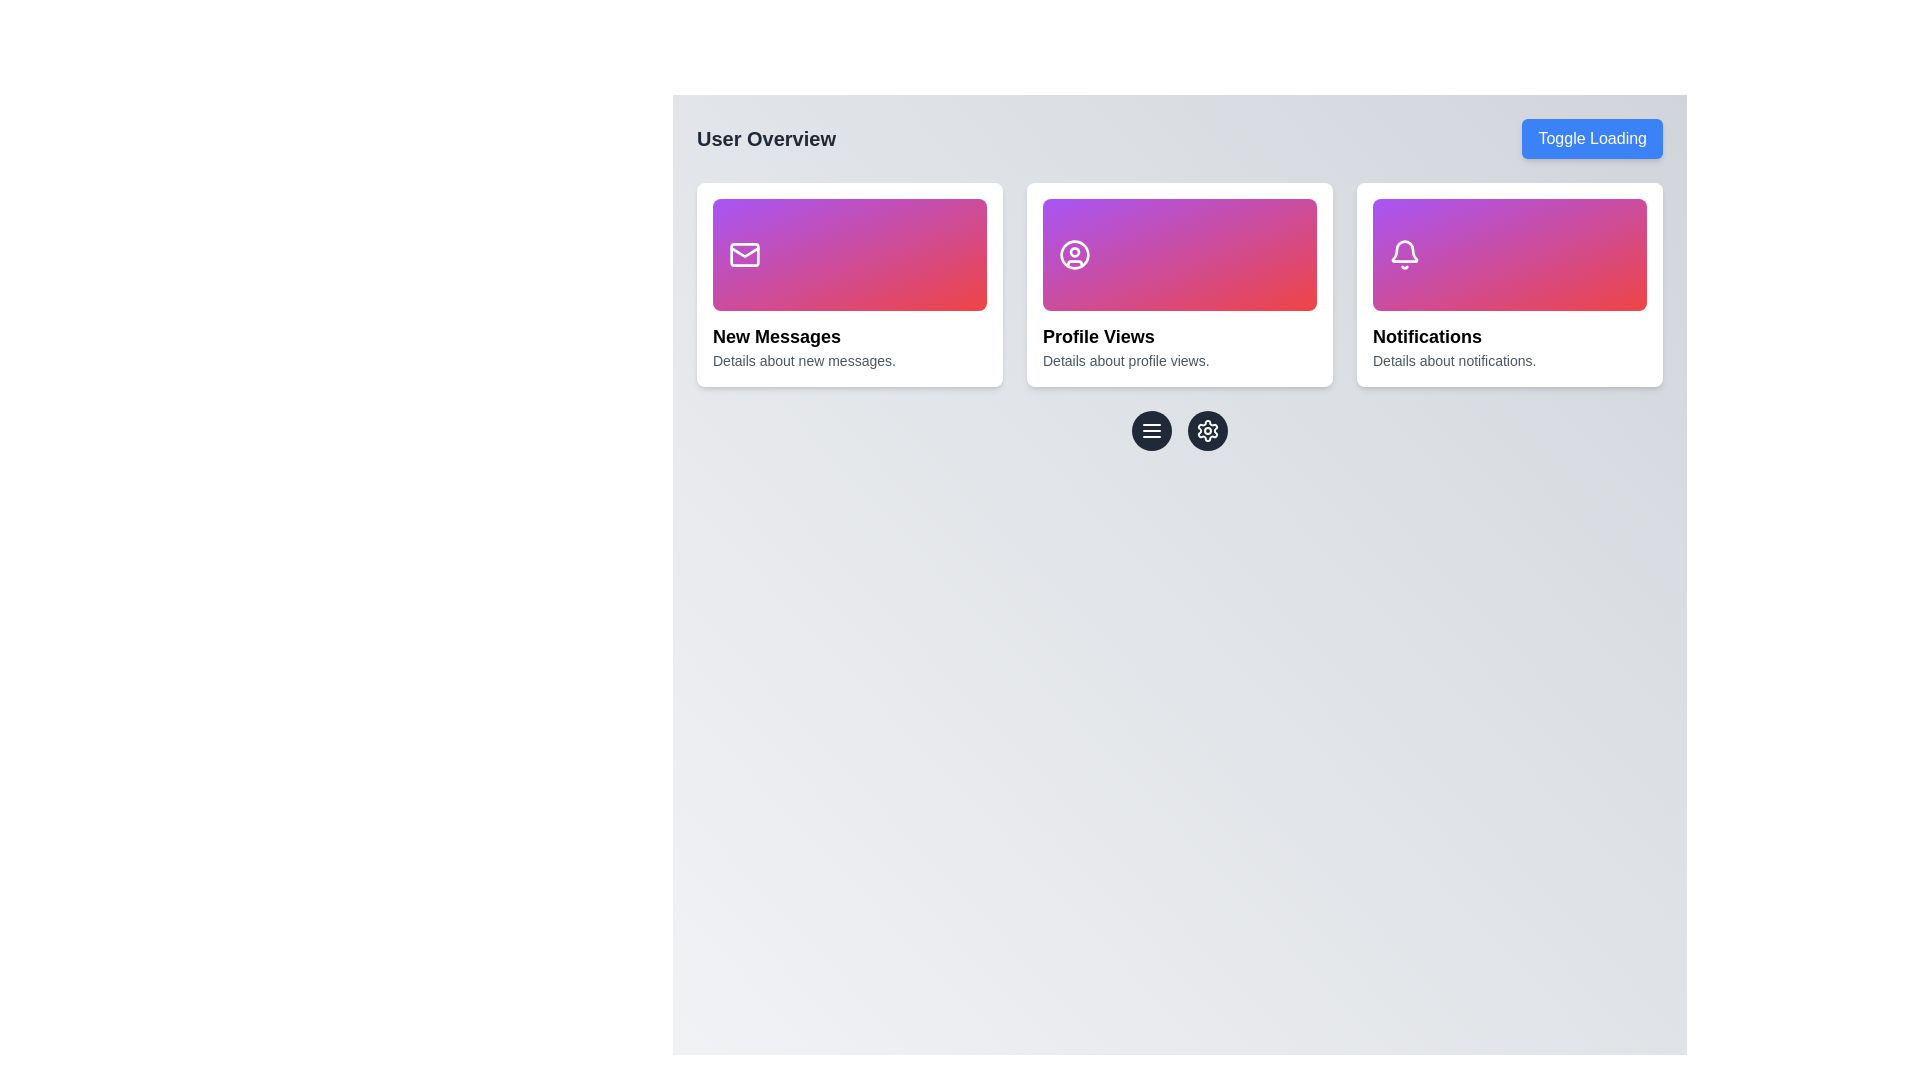 Image resolution: width=1920 pixels, height=1080 pixels. I want to click on descriptive label text 'Details about new messages.' located below the title 'New Messages' in the 'User Overview' section, so click(804, 361).